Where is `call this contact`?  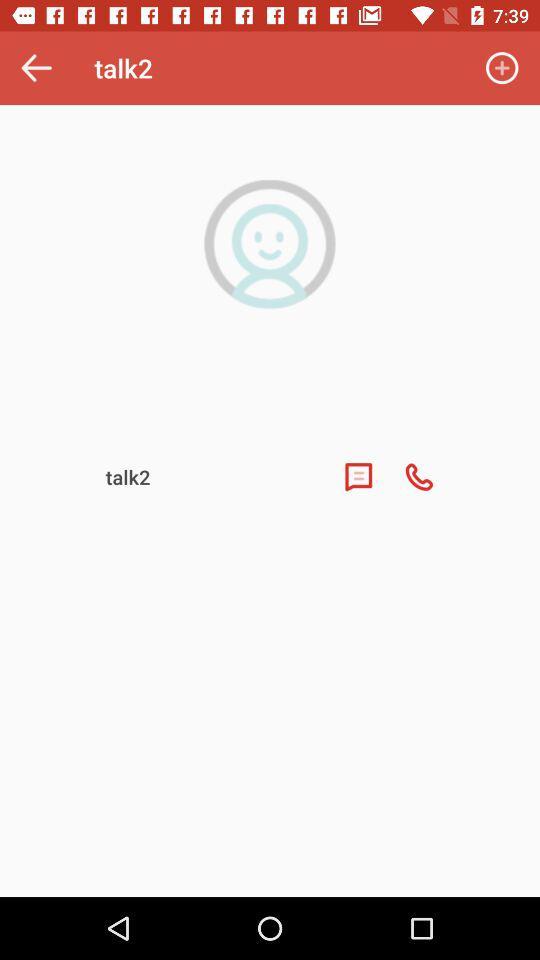 call this contact is located at coordinates (418, 477).